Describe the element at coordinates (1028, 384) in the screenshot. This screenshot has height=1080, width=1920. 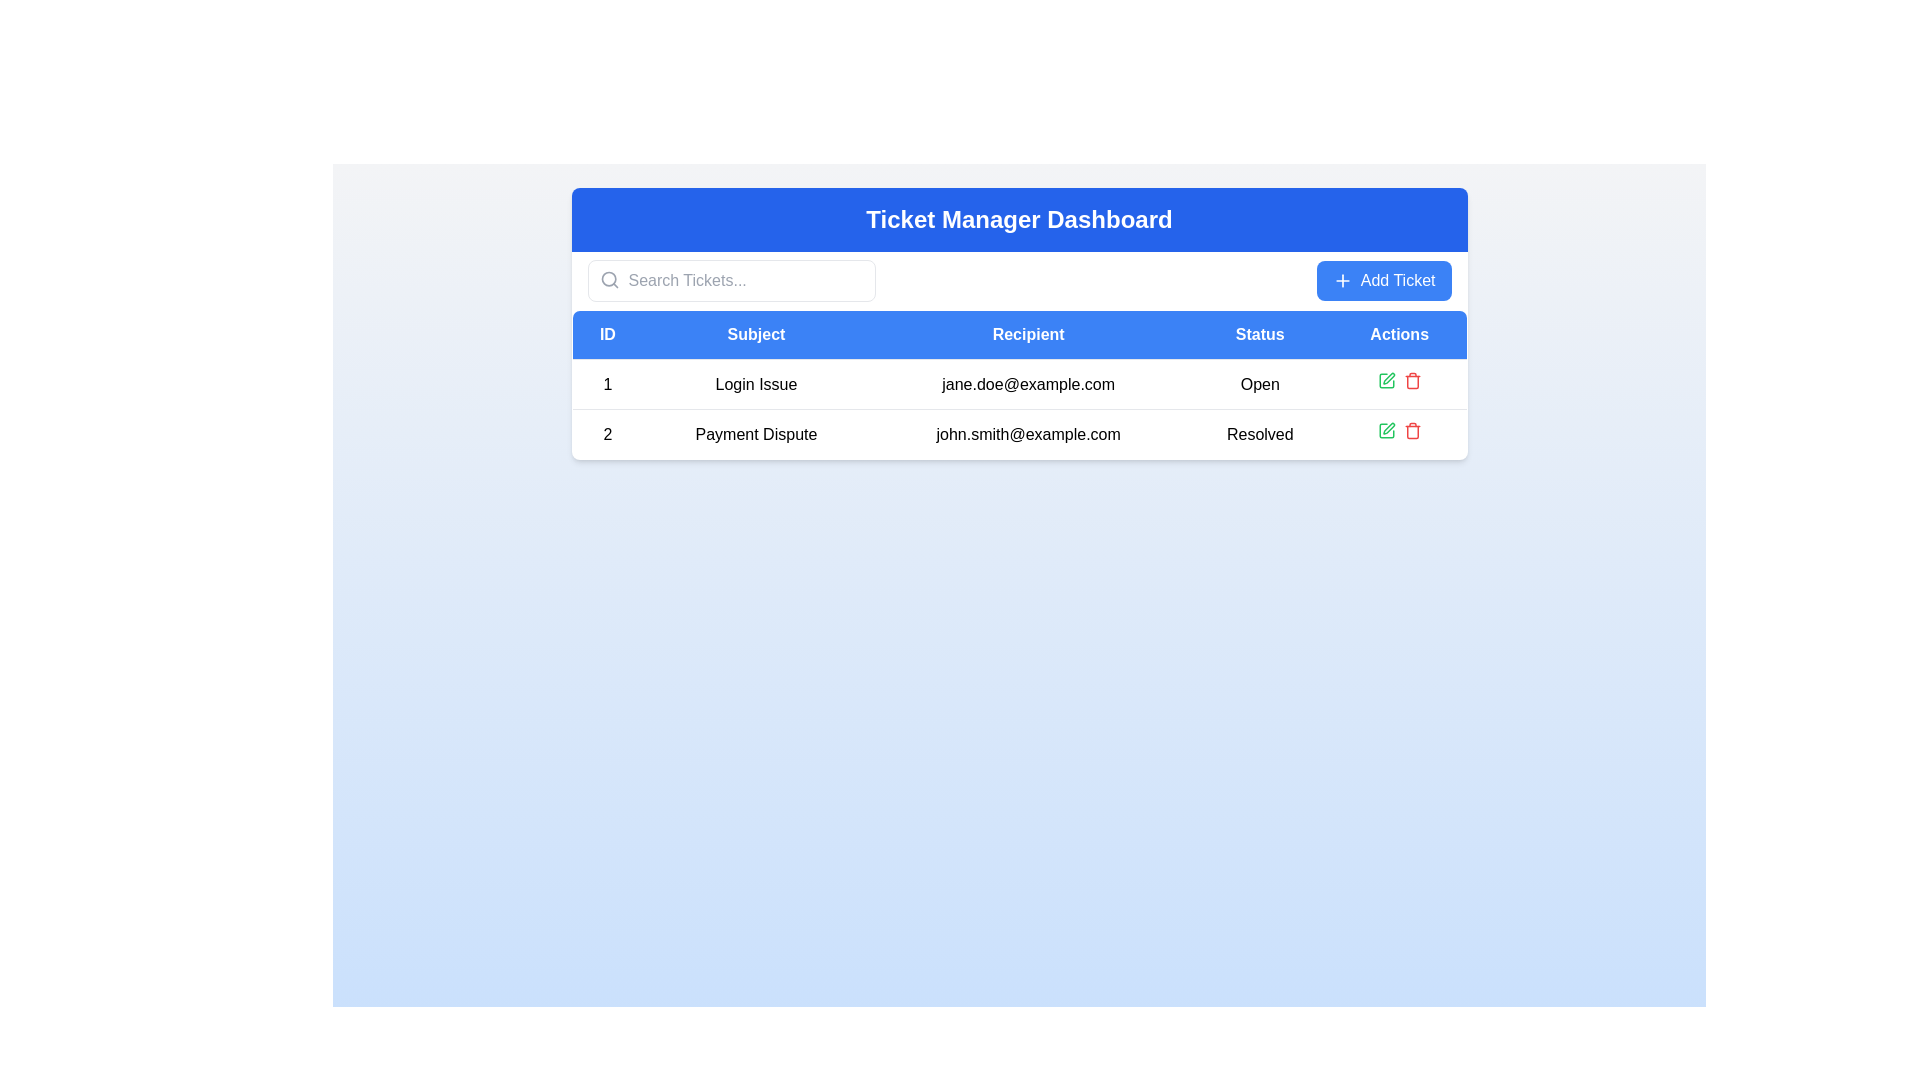
I see `the static text label displaying the recipient's email address in the 'Recipient' column of the first row of the data table` at that location.